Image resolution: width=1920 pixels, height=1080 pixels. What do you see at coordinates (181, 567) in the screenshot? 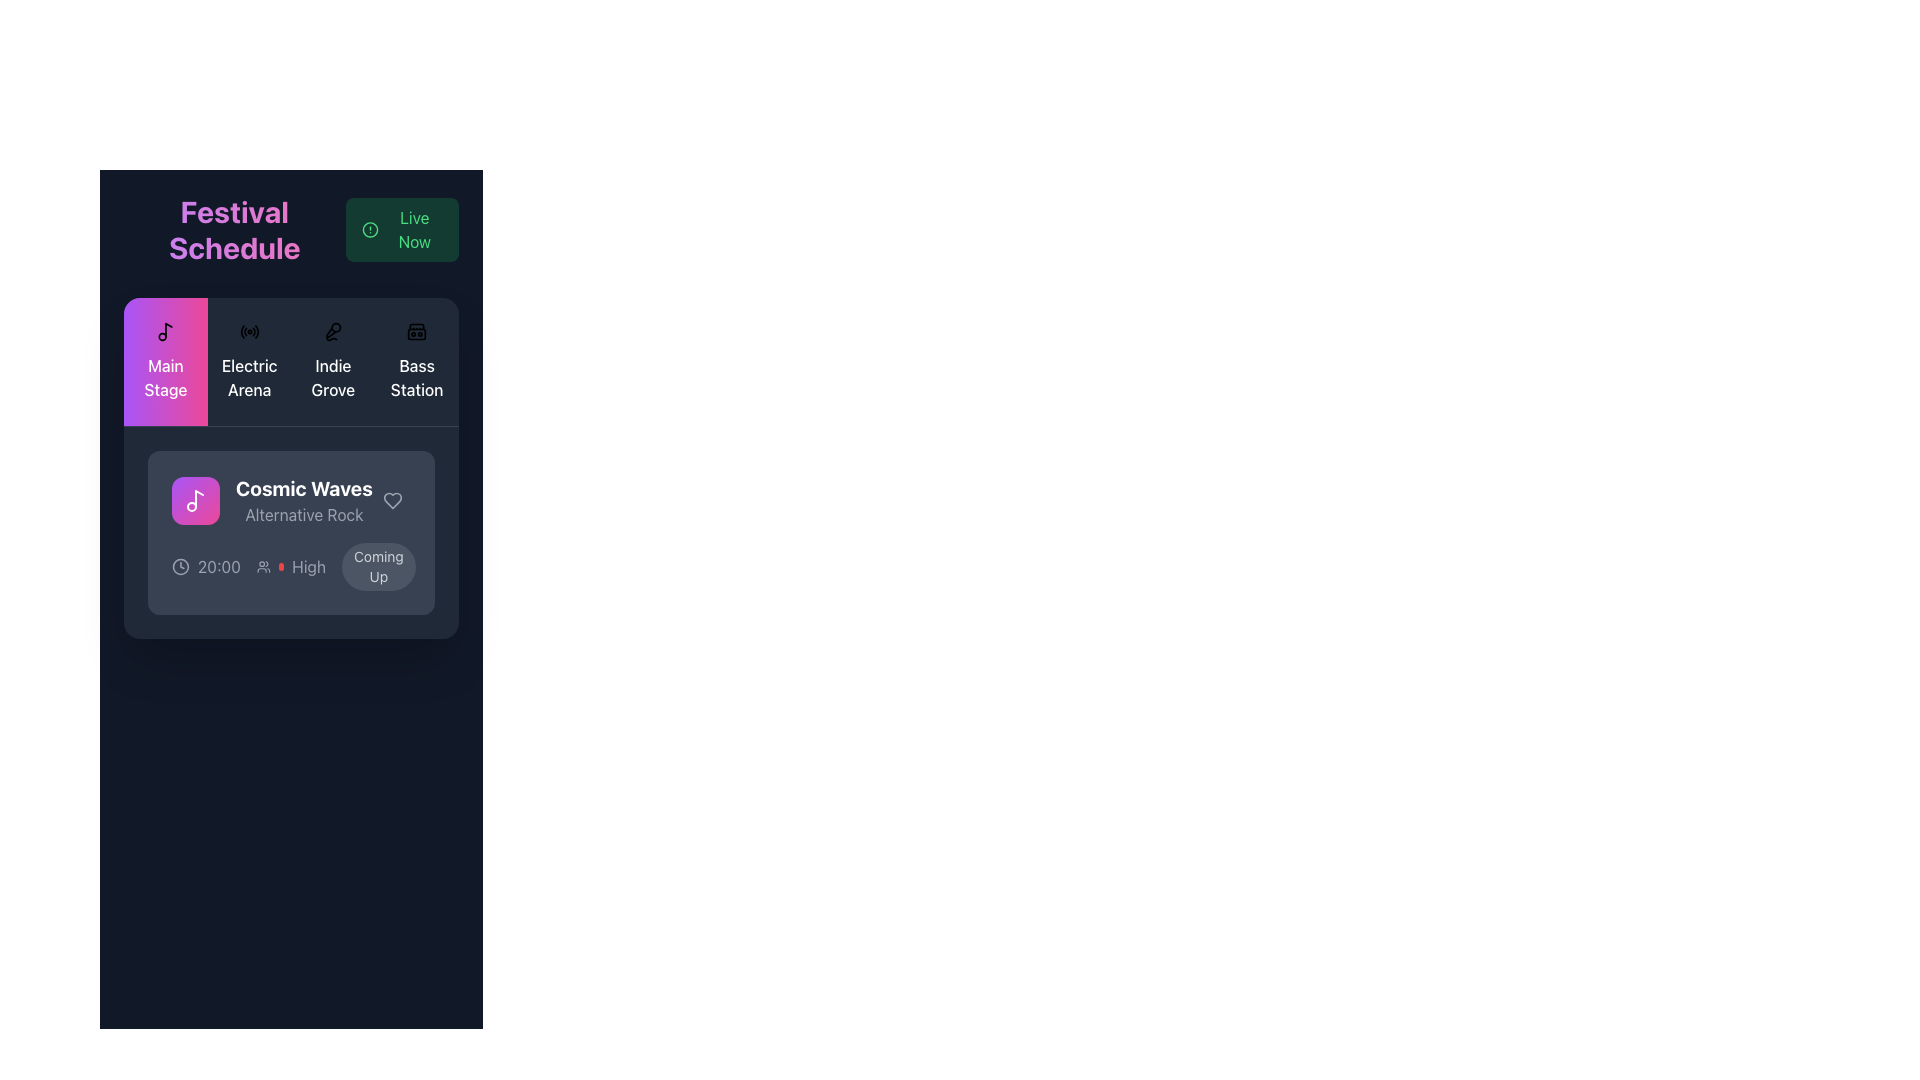
I see `the graphical clock icon located in the bottom left corner of the event card interface, which symbolizes schedule or event timing` at bounding box center [181, 567].